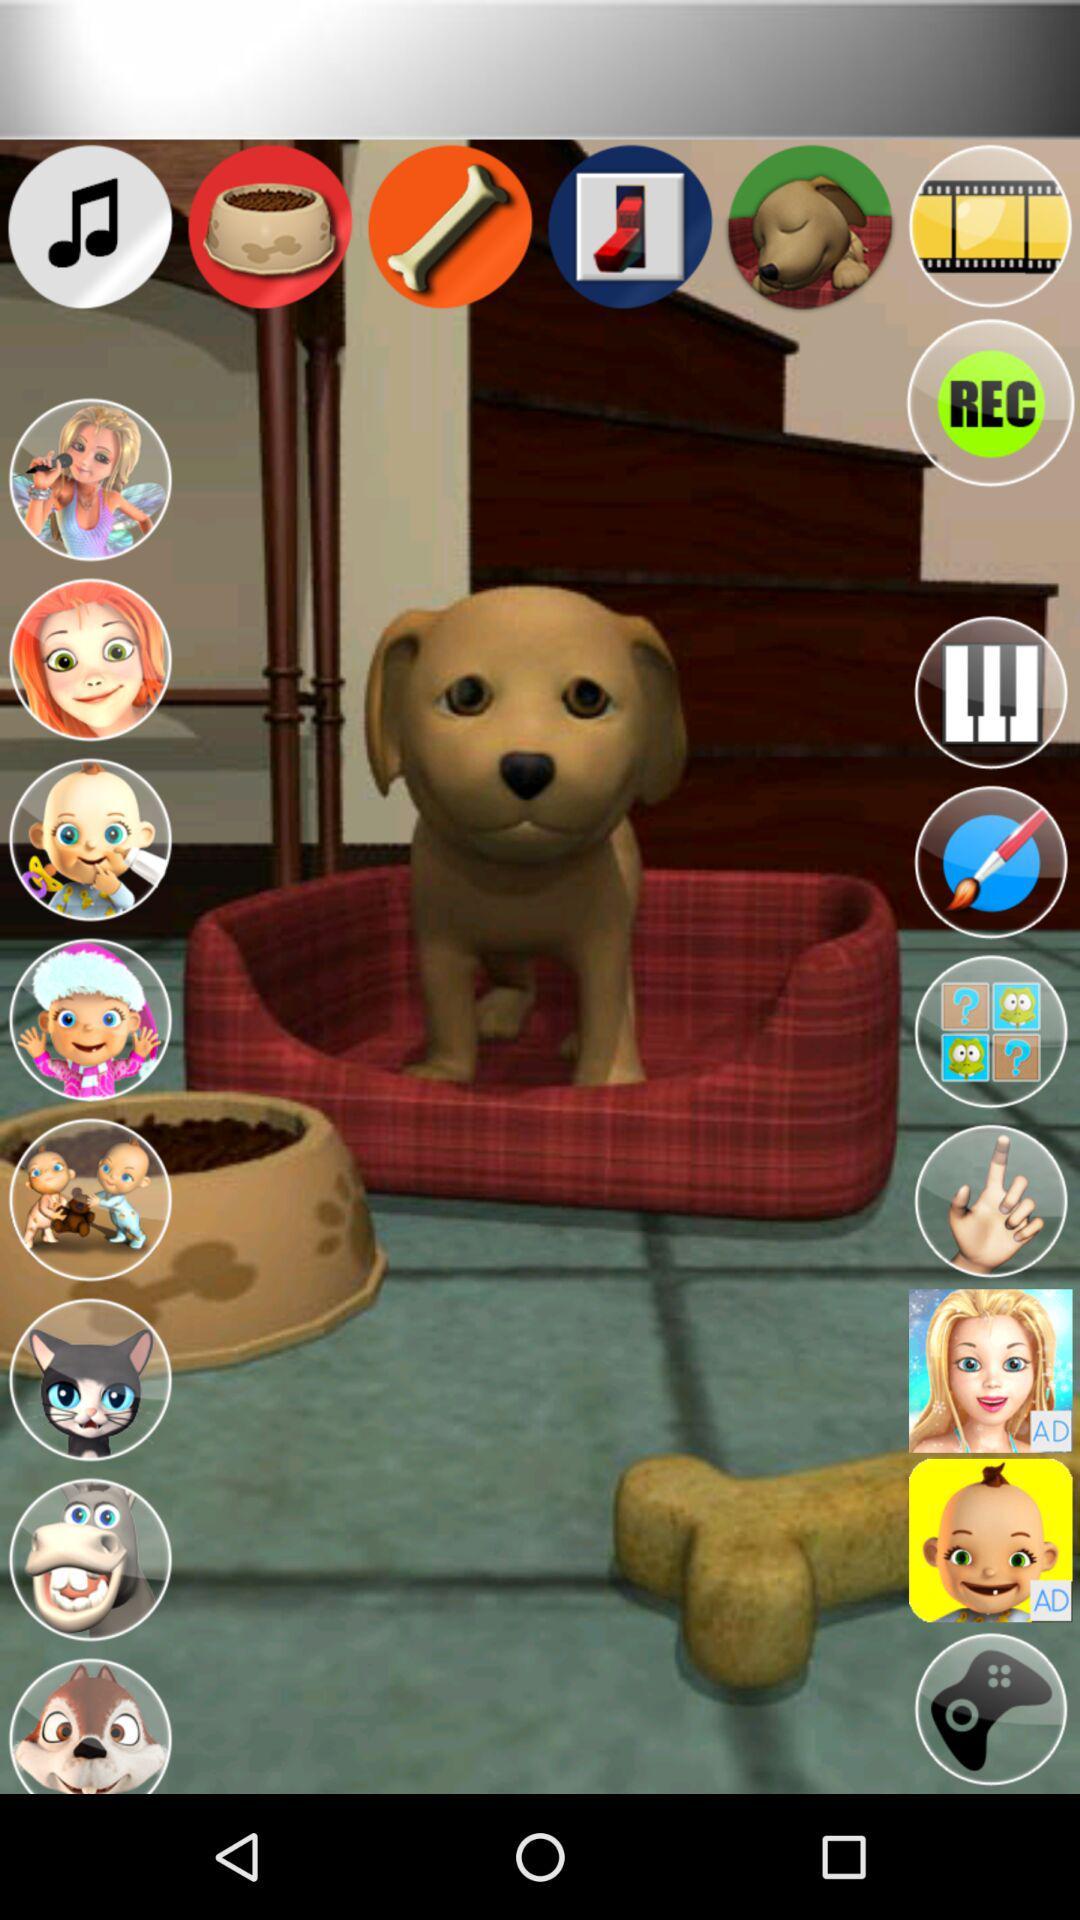 This screenshot has height=1920, width=1080. Describe the element at coordinates (88, 660) in the screenshot. I see `smile at the dog` at that location.